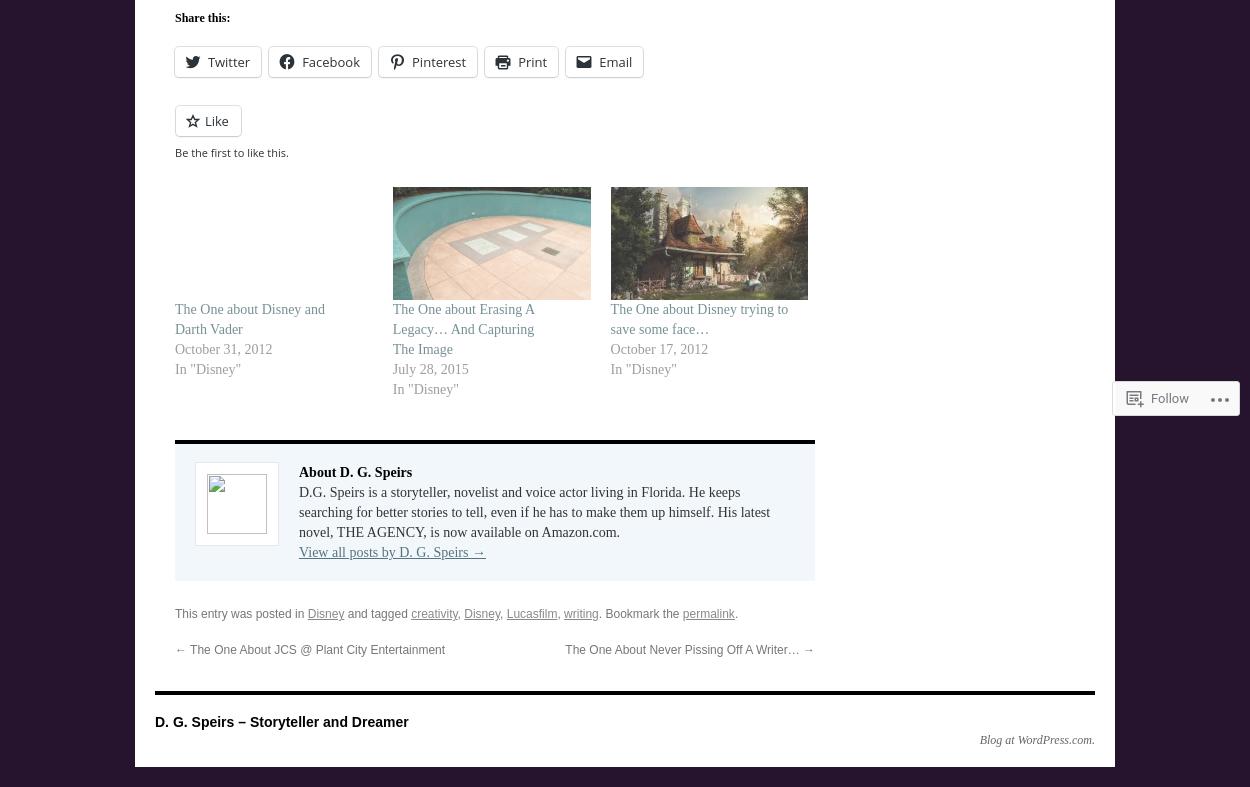  I want to click on 'D.G. Speirs is a storyteller, novelist and voice actor living in Florida. He keeps searching for better stories to tell, even if he has to make them up himself. His latest novel, THE AGENCY, is now available on Amazon.com.', so click(534, 512).